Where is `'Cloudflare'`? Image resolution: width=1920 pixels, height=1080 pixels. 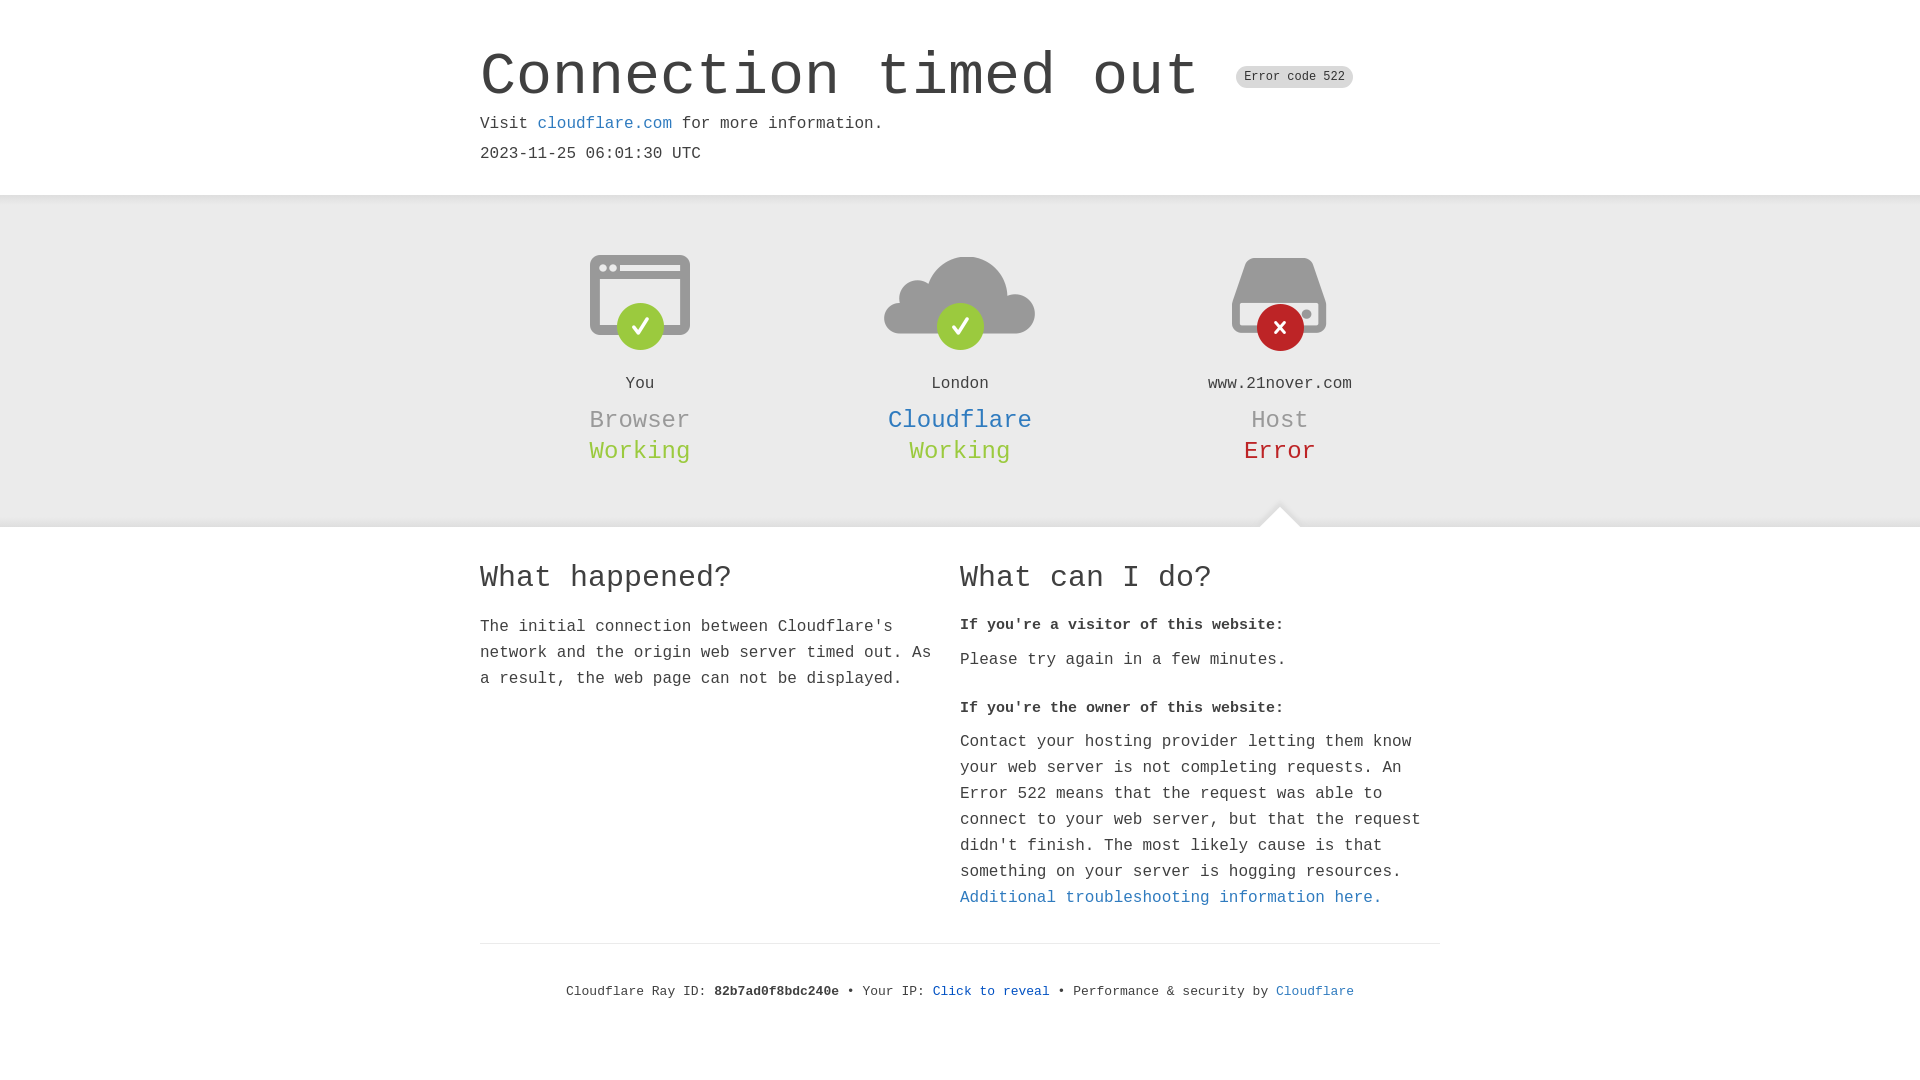 'Cloudflare' is located at coordinates (960, 419).